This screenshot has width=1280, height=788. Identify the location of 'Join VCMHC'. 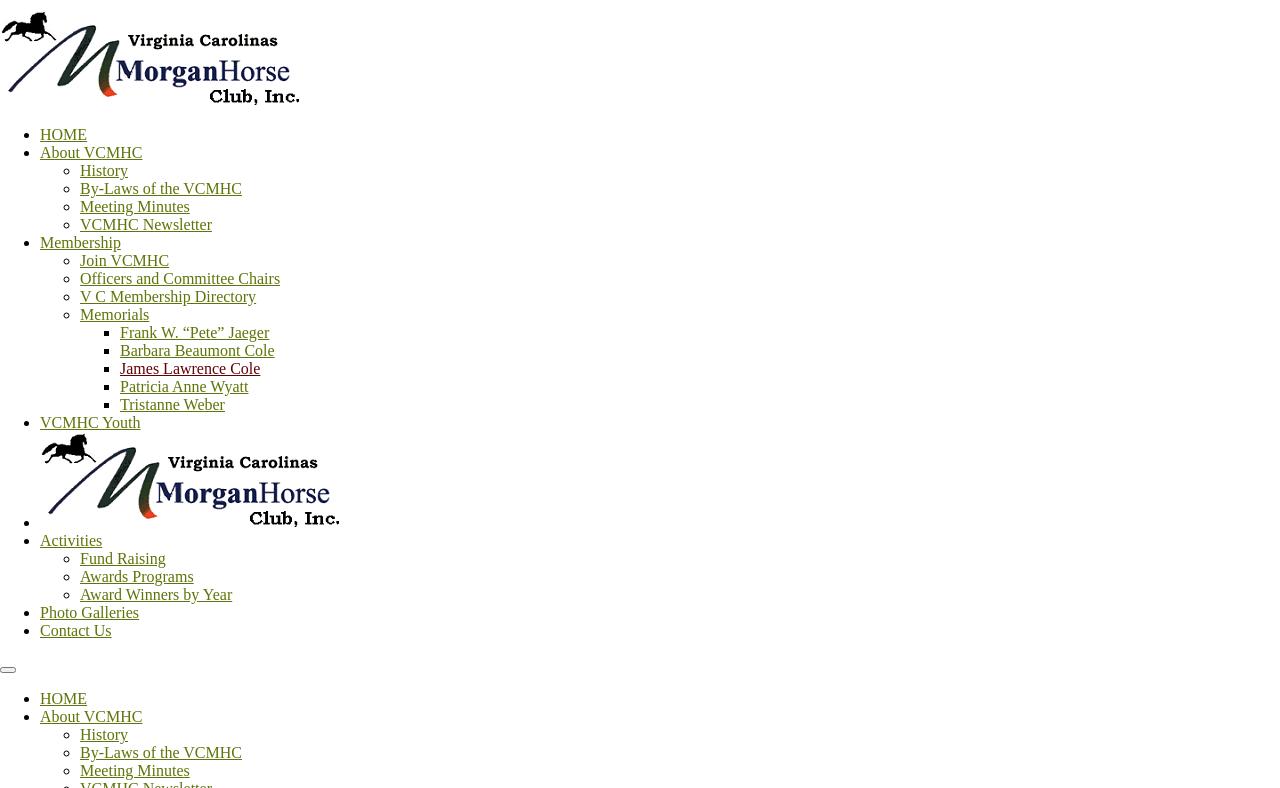
(123, 259).